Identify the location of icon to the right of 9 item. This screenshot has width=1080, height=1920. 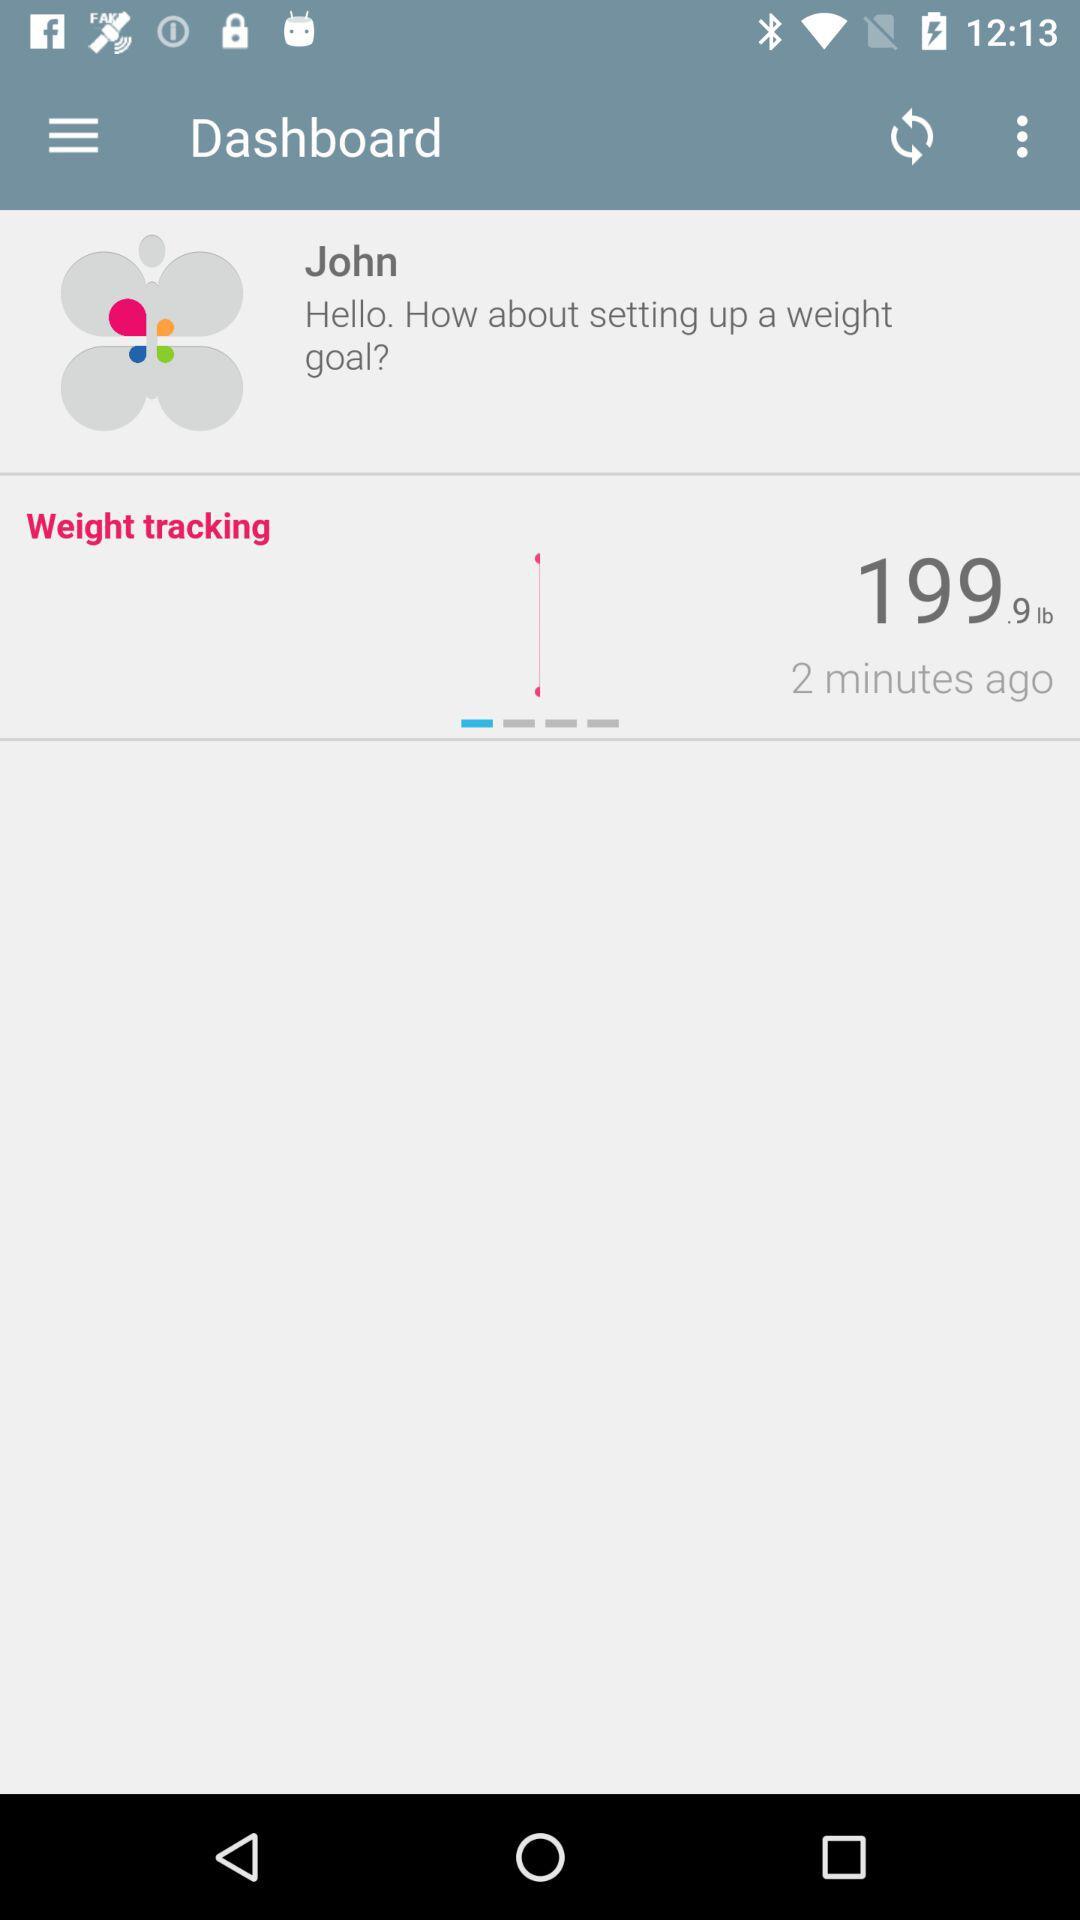
(1041, 615).